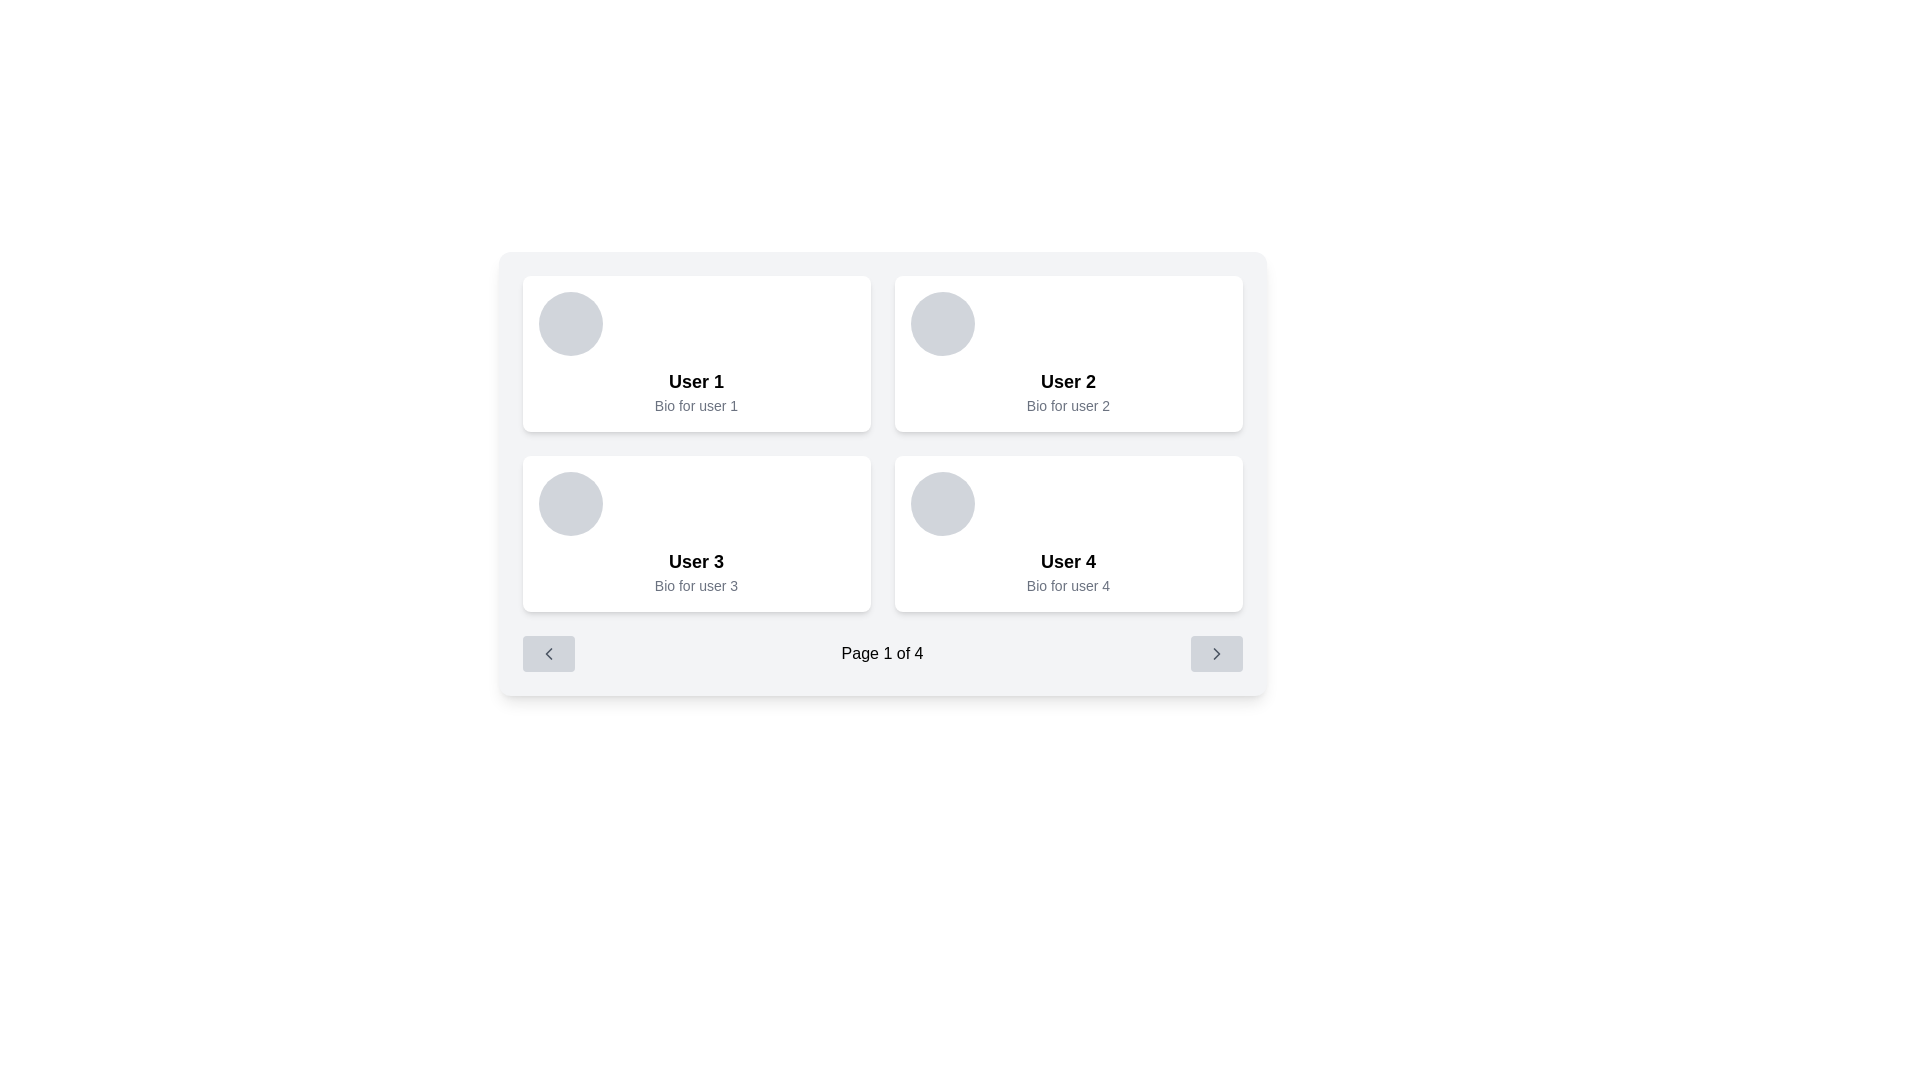 The image size is (1920, 1080). Describe the element at coordinates (696, 562) in the screenshot. I see `the 'User 3' text label located inside the card in the lower-left corner of the visible card grid, which provides the name of the user represented in the card` at that location.